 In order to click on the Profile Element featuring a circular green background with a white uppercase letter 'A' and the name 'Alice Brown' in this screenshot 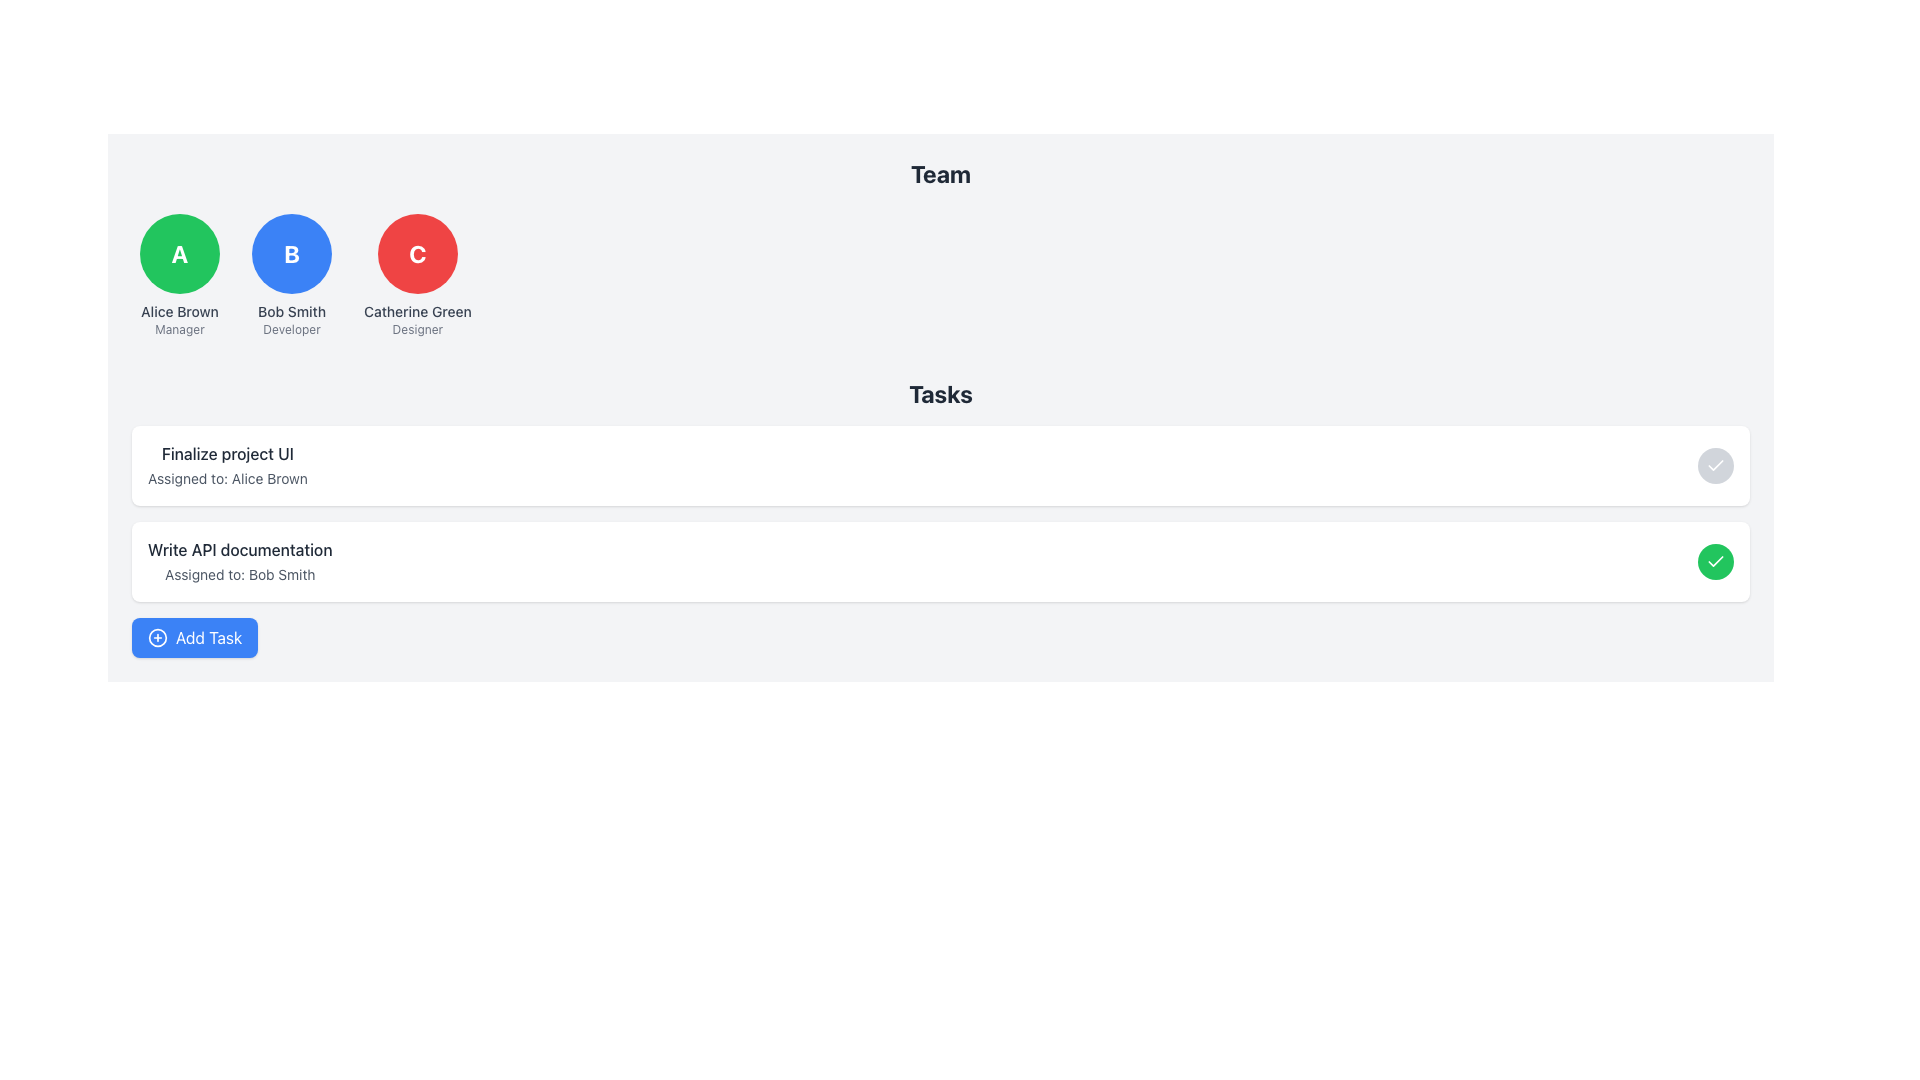, I will do `click(180, 276)`.